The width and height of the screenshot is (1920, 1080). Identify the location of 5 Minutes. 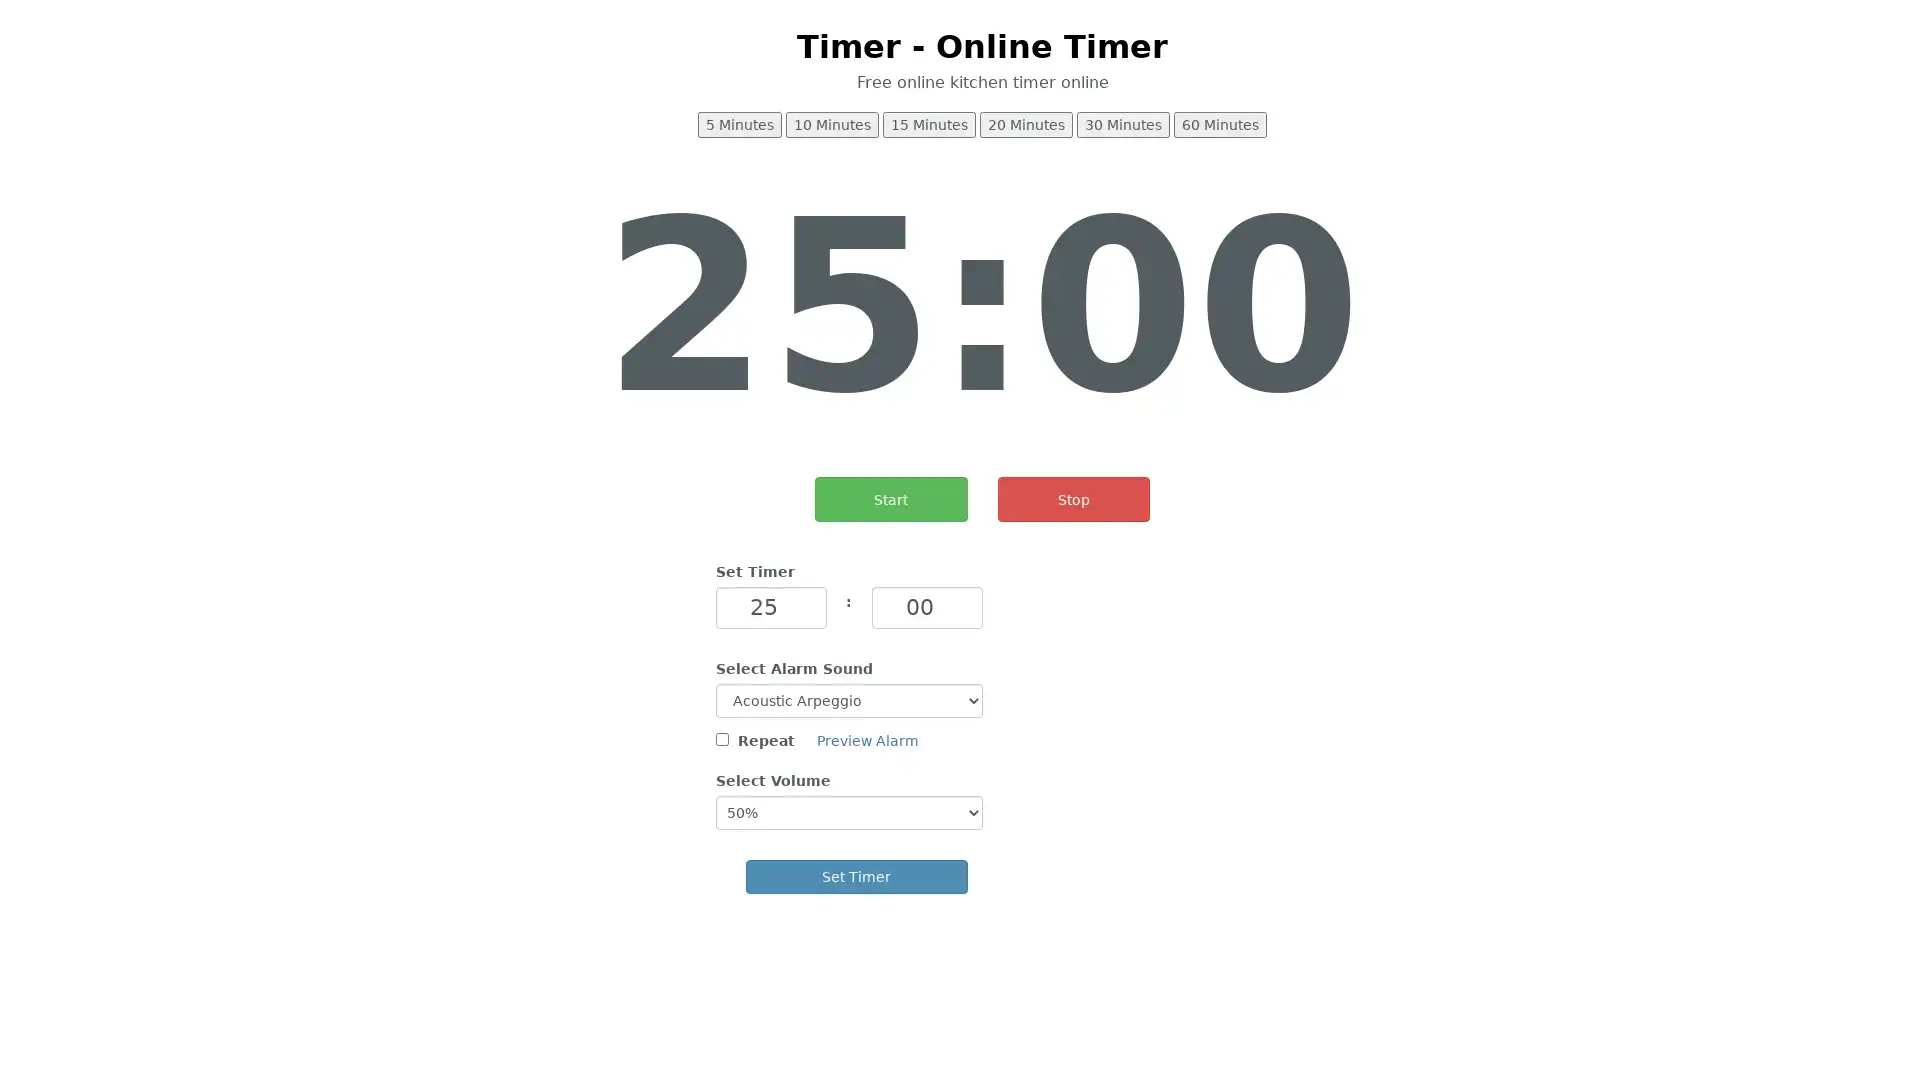
(738, 123).